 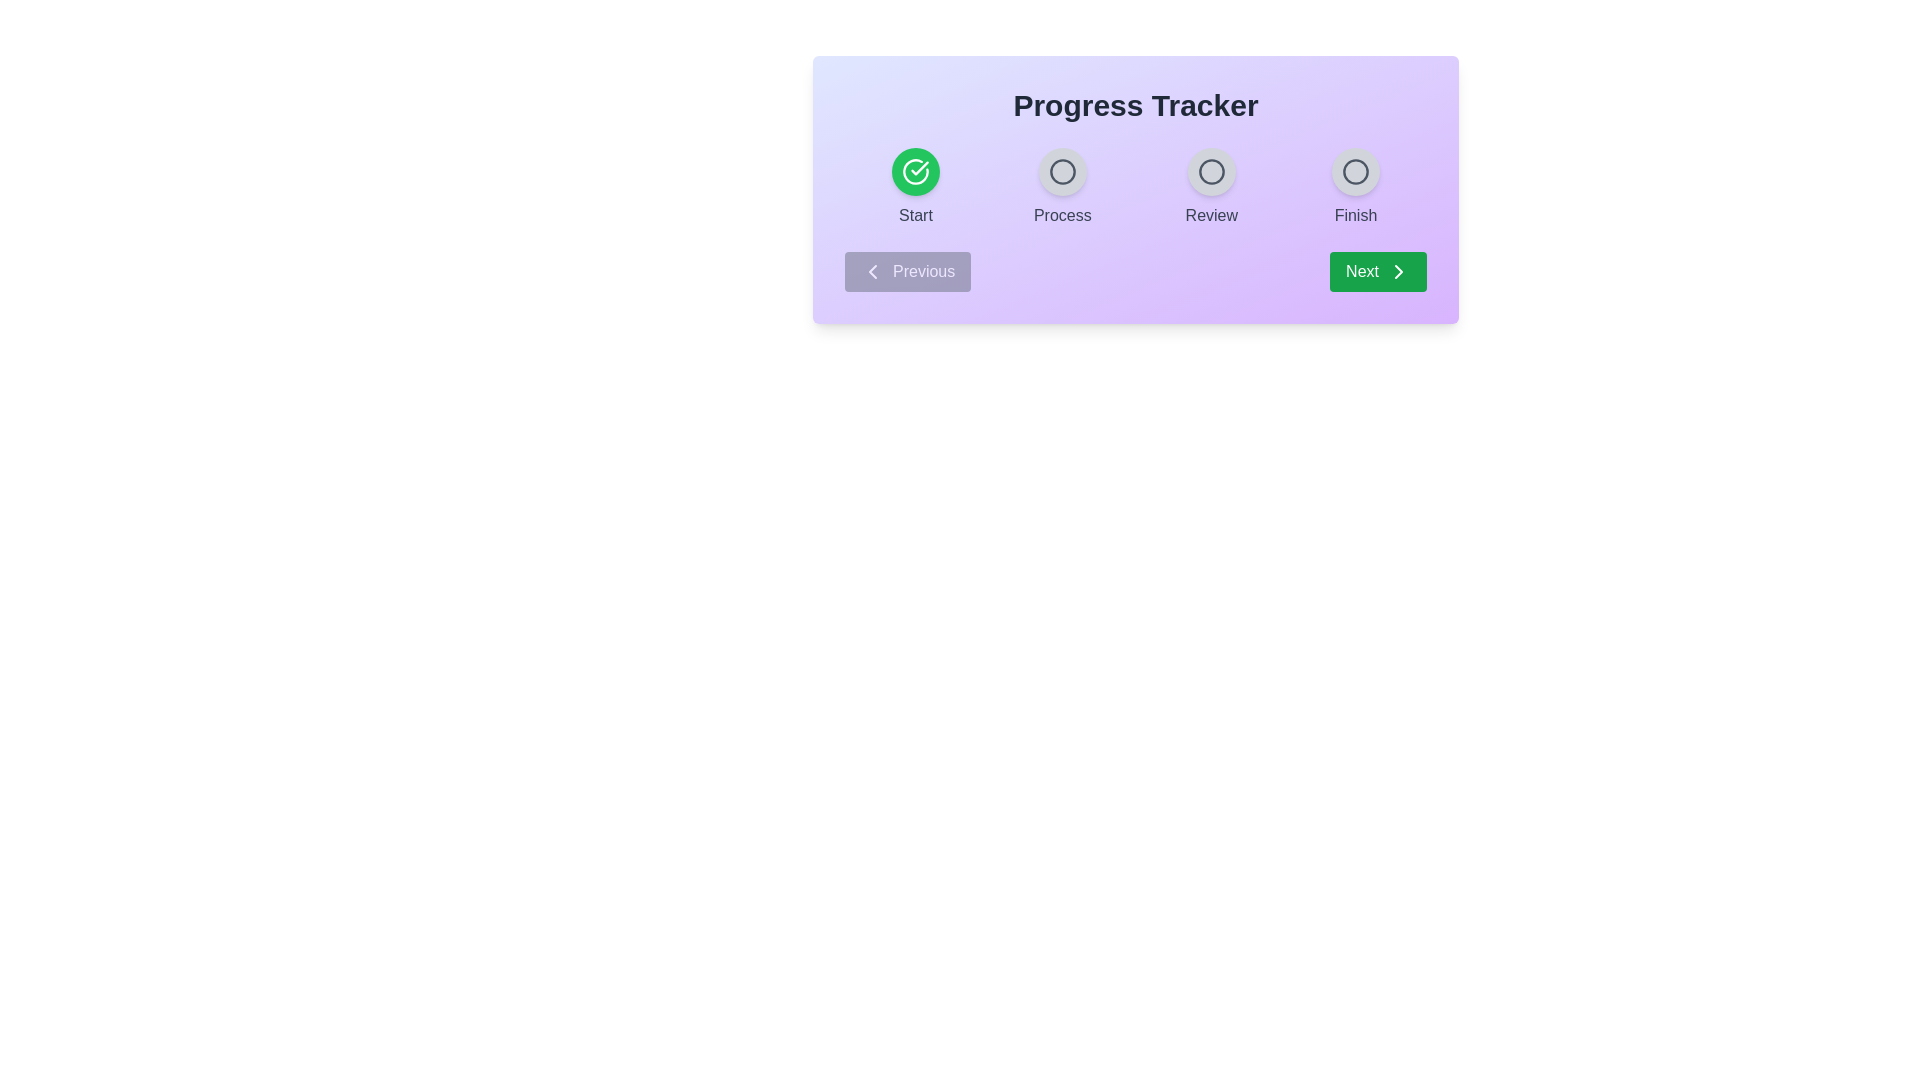 What do you see at coordinates (1136, 105) in the screenshot?
I see `the 'Progress Tracker' text element, which is styled in bold large font and centered in a light purple header at the top of the panel` at bounding box center [1136, 105].